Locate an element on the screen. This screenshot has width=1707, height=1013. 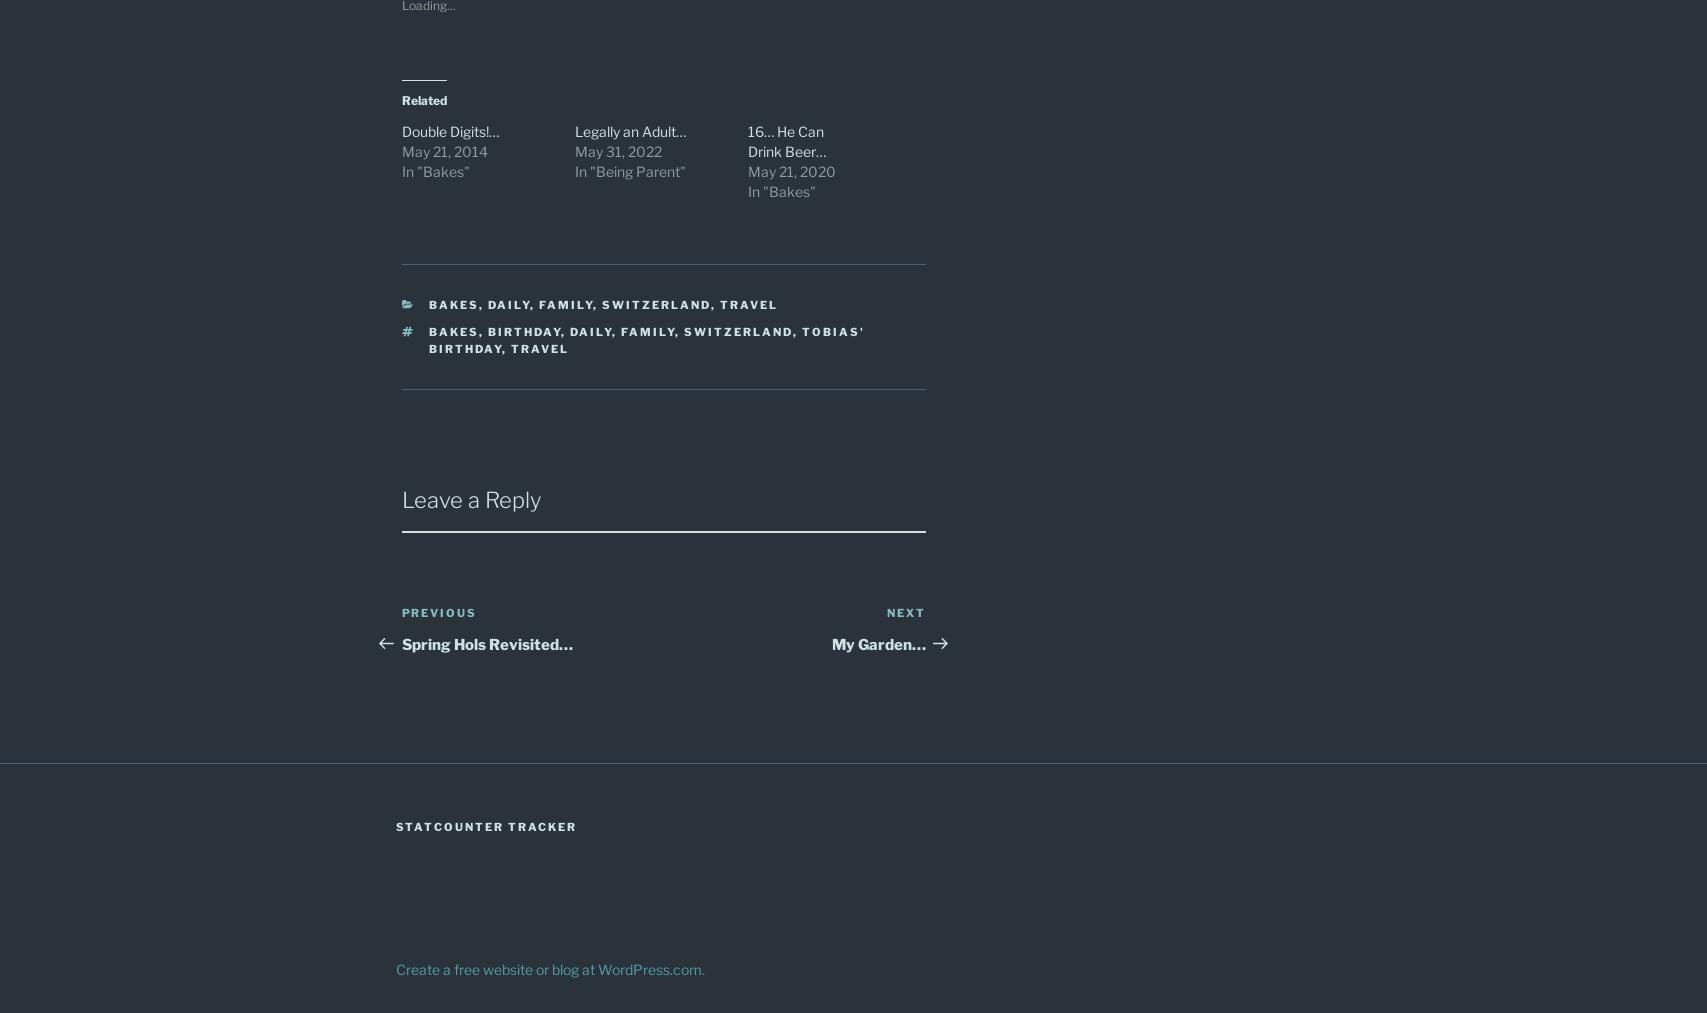
'Related' is located at coordinates (423, 98).